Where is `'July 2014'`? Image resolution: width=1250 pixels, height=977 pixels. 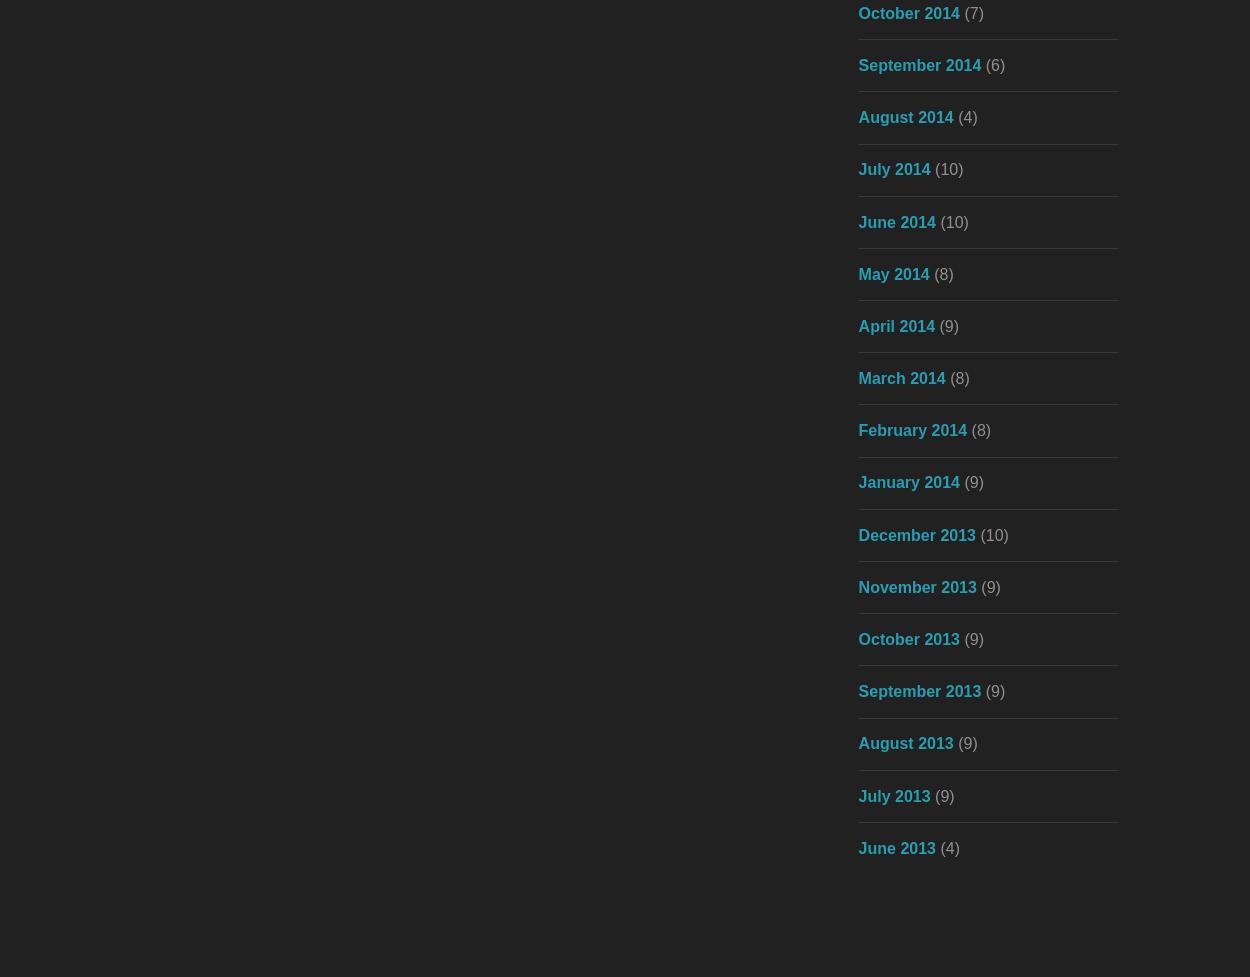
'July 2014' is located at coordinates (857, 168).